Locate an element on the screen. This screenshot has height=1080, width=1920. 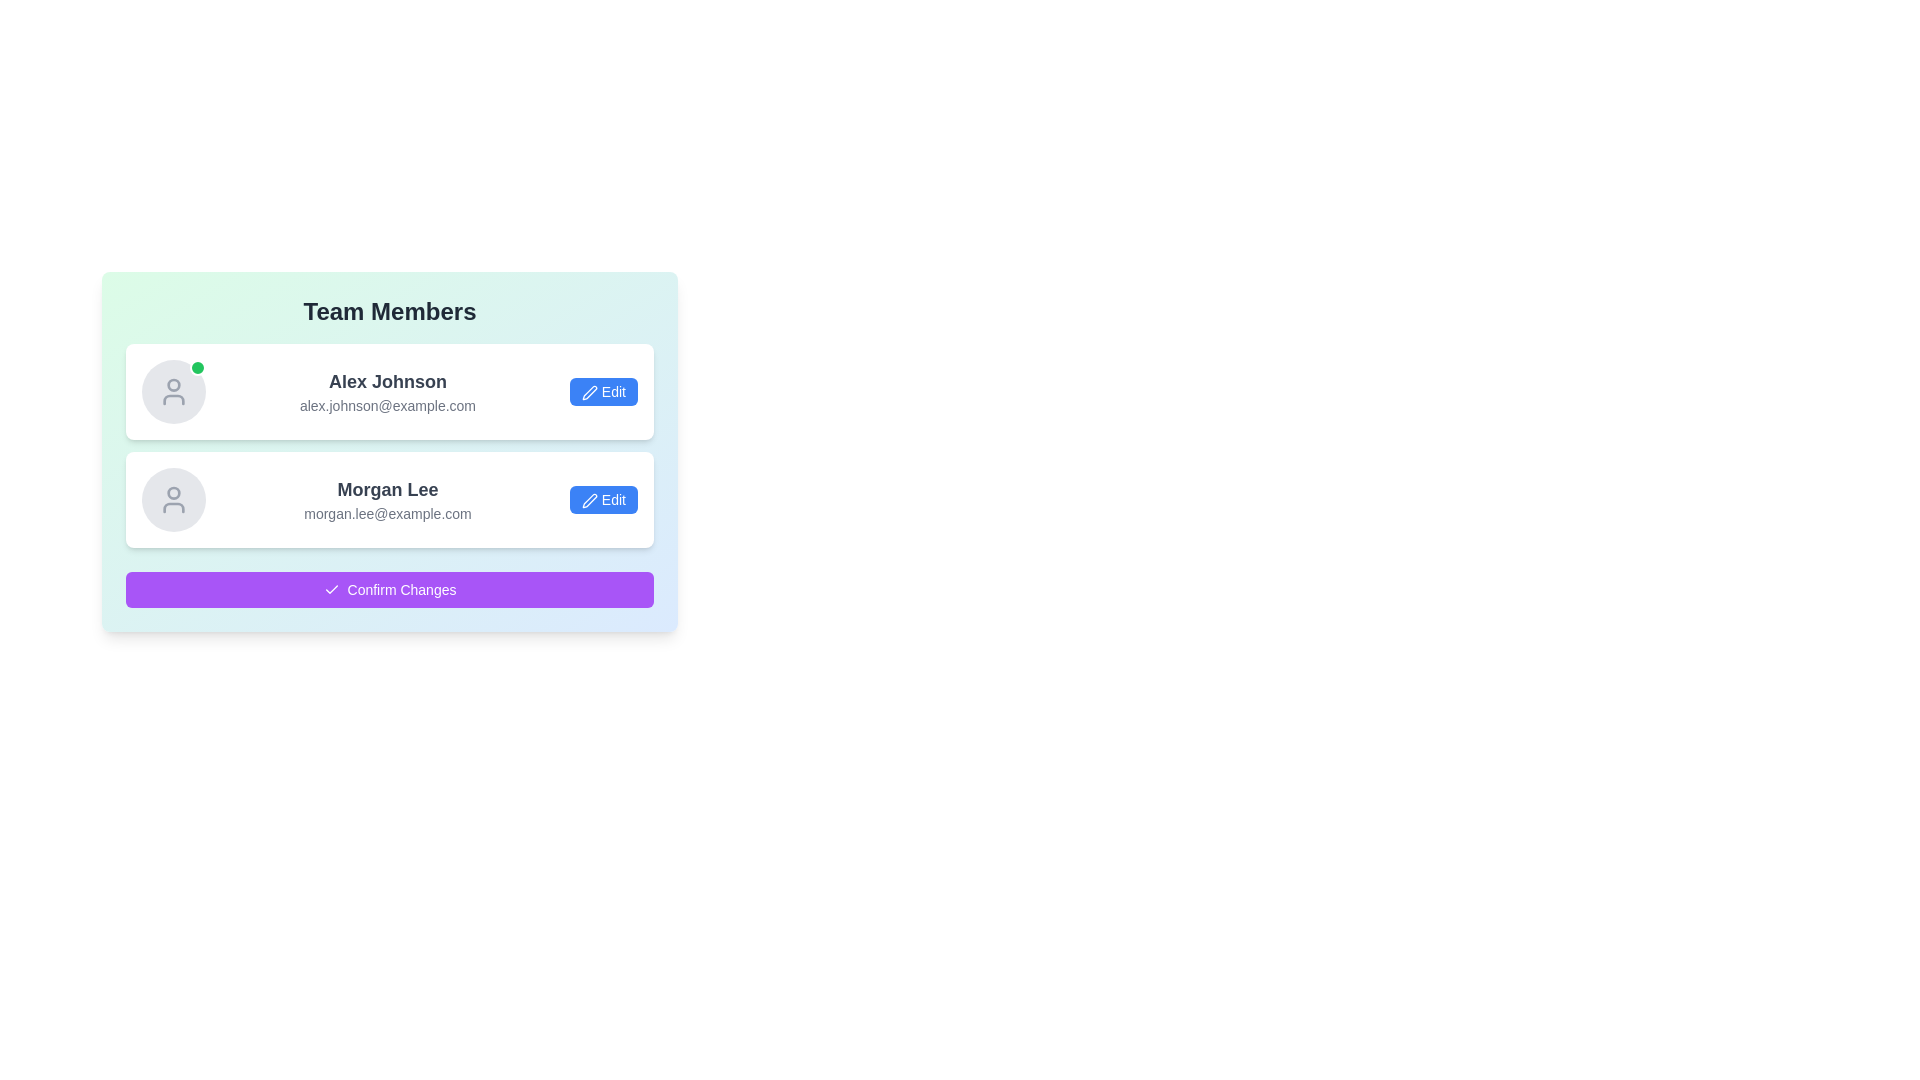
the decorative circle inside the user icon representing Alex Johnson in the Team Members list is located at coordinates (173, 385).